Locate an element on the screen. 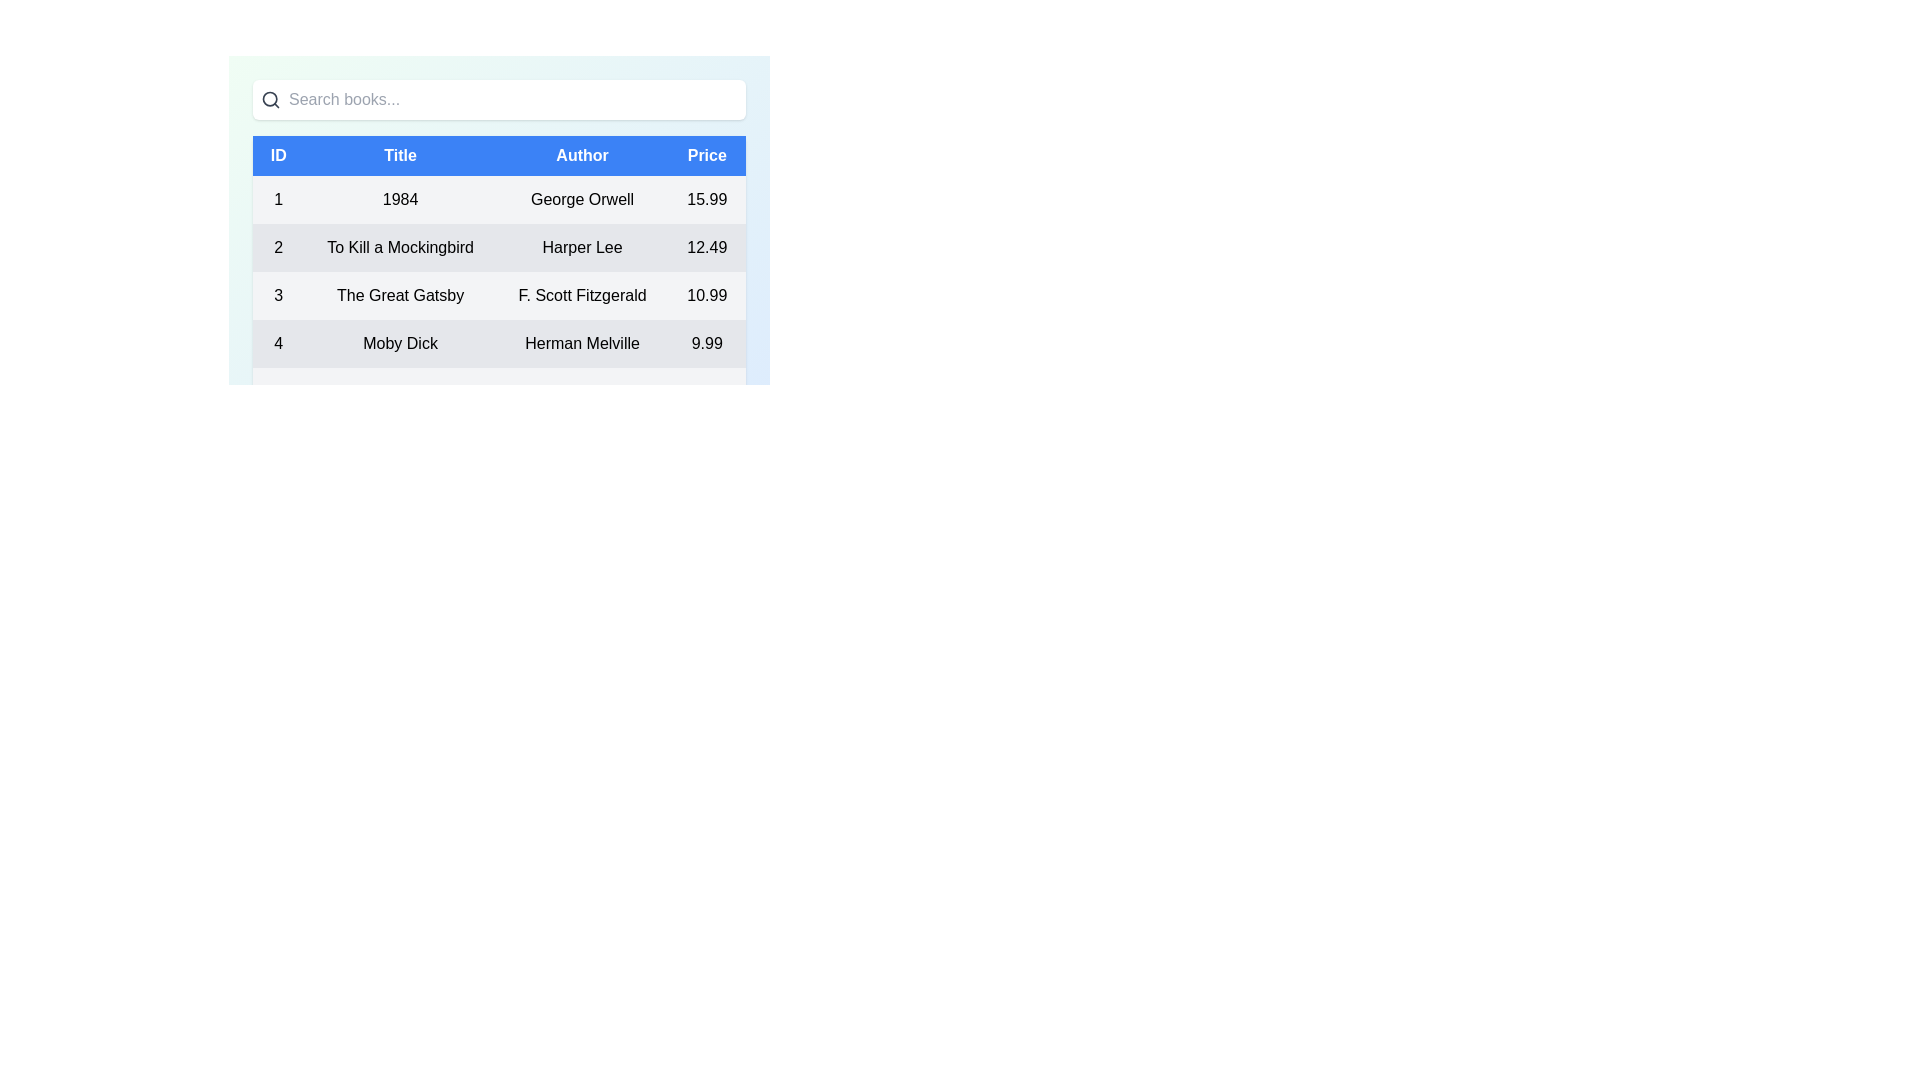 This screenshot has height=1080, width=1920. the static text element representing the title of the book 'The Great Gatsby' located in the 'Title' column of the book entry table is located at coordinates (400, 296).